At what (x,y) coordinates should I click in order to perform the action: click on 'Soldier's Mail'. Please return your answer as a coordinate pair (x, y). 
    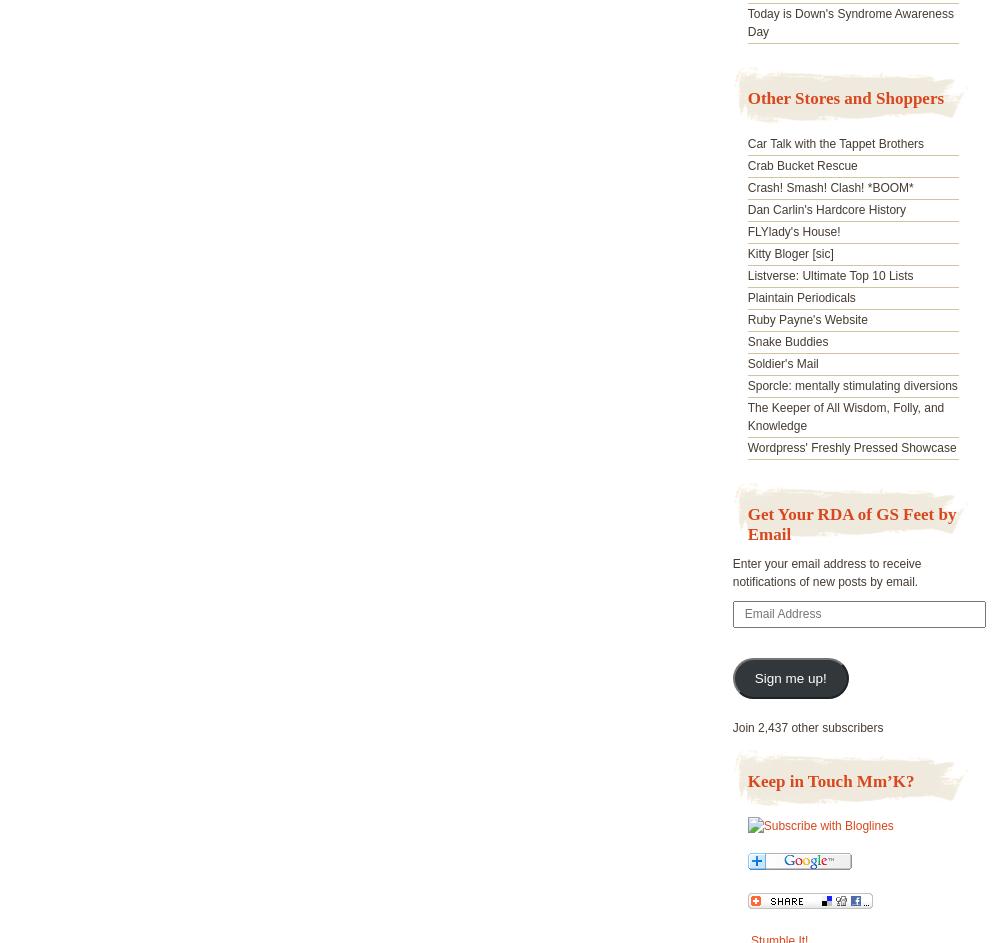
    Looking at the image, I should click on (782, 363).